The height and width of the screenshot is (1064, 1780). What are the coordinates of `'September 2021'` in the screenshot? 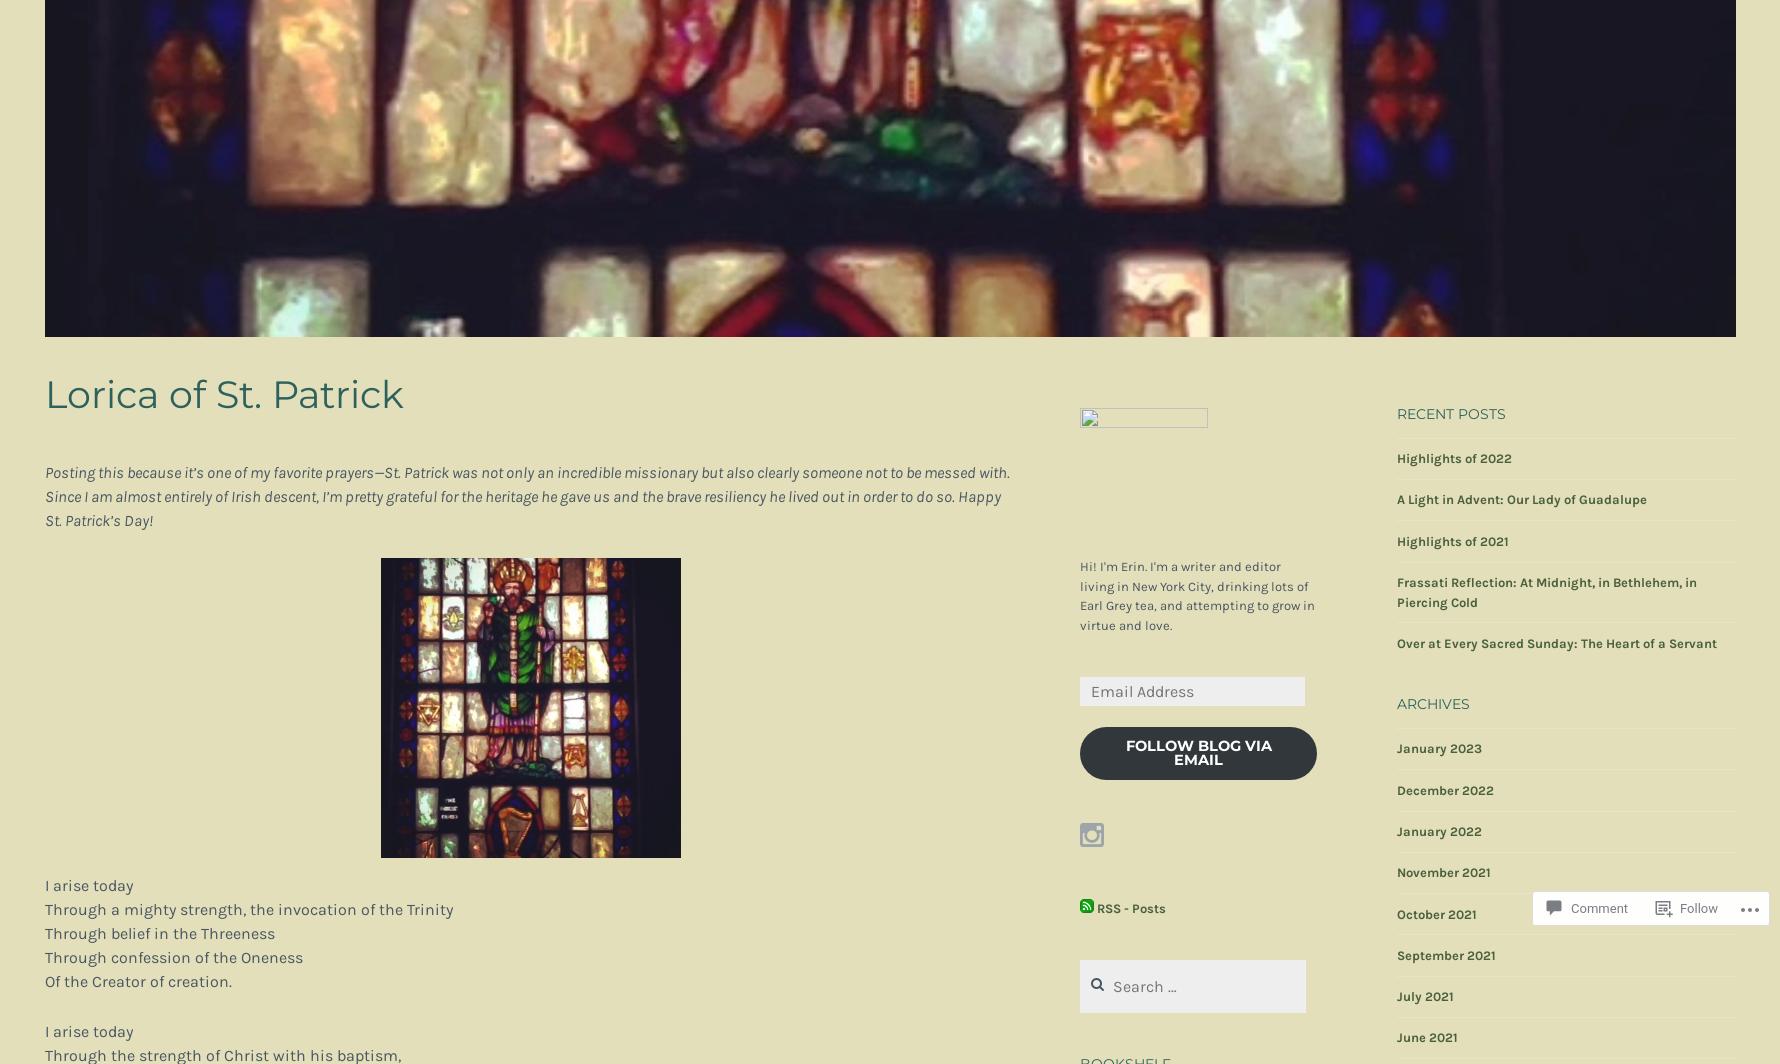 It's located at (1396, 954).